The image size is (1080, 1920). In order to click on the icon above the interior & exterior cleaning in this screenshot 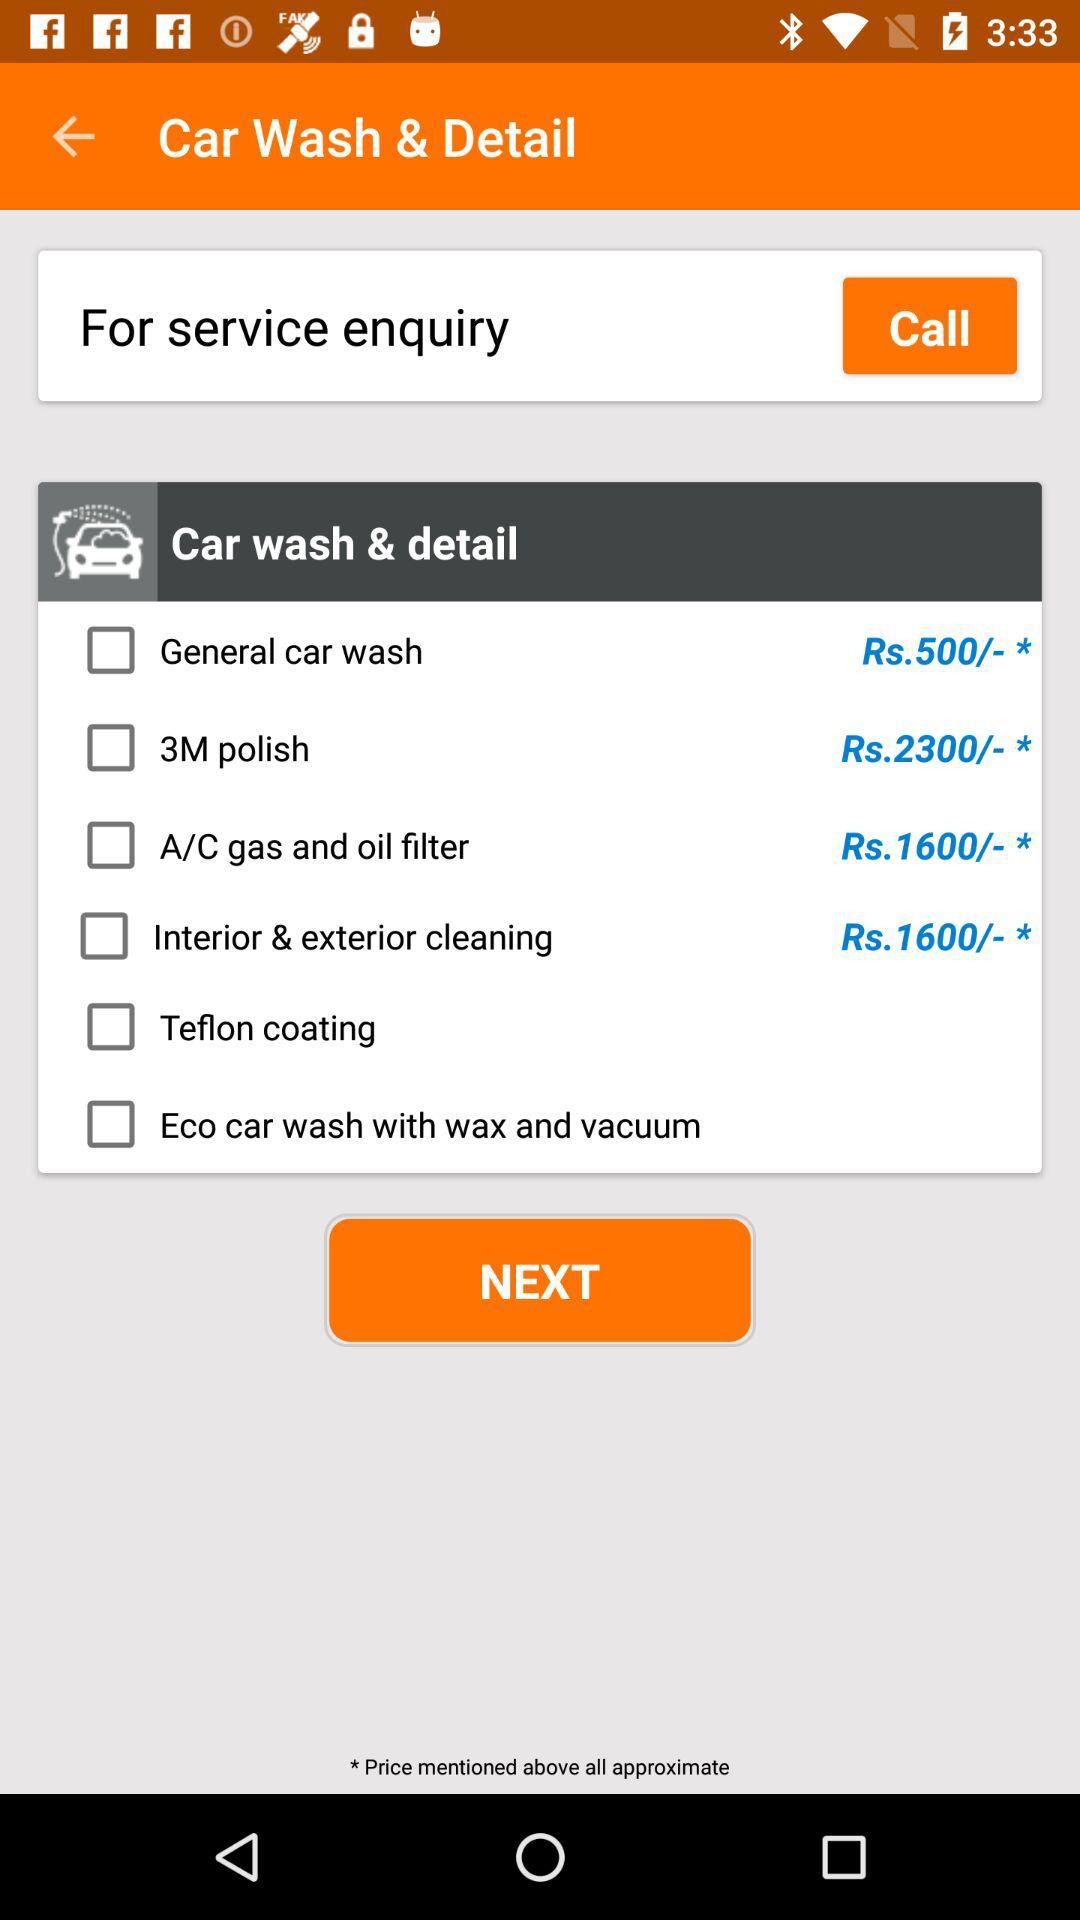, I will do `click(546, 845)`.